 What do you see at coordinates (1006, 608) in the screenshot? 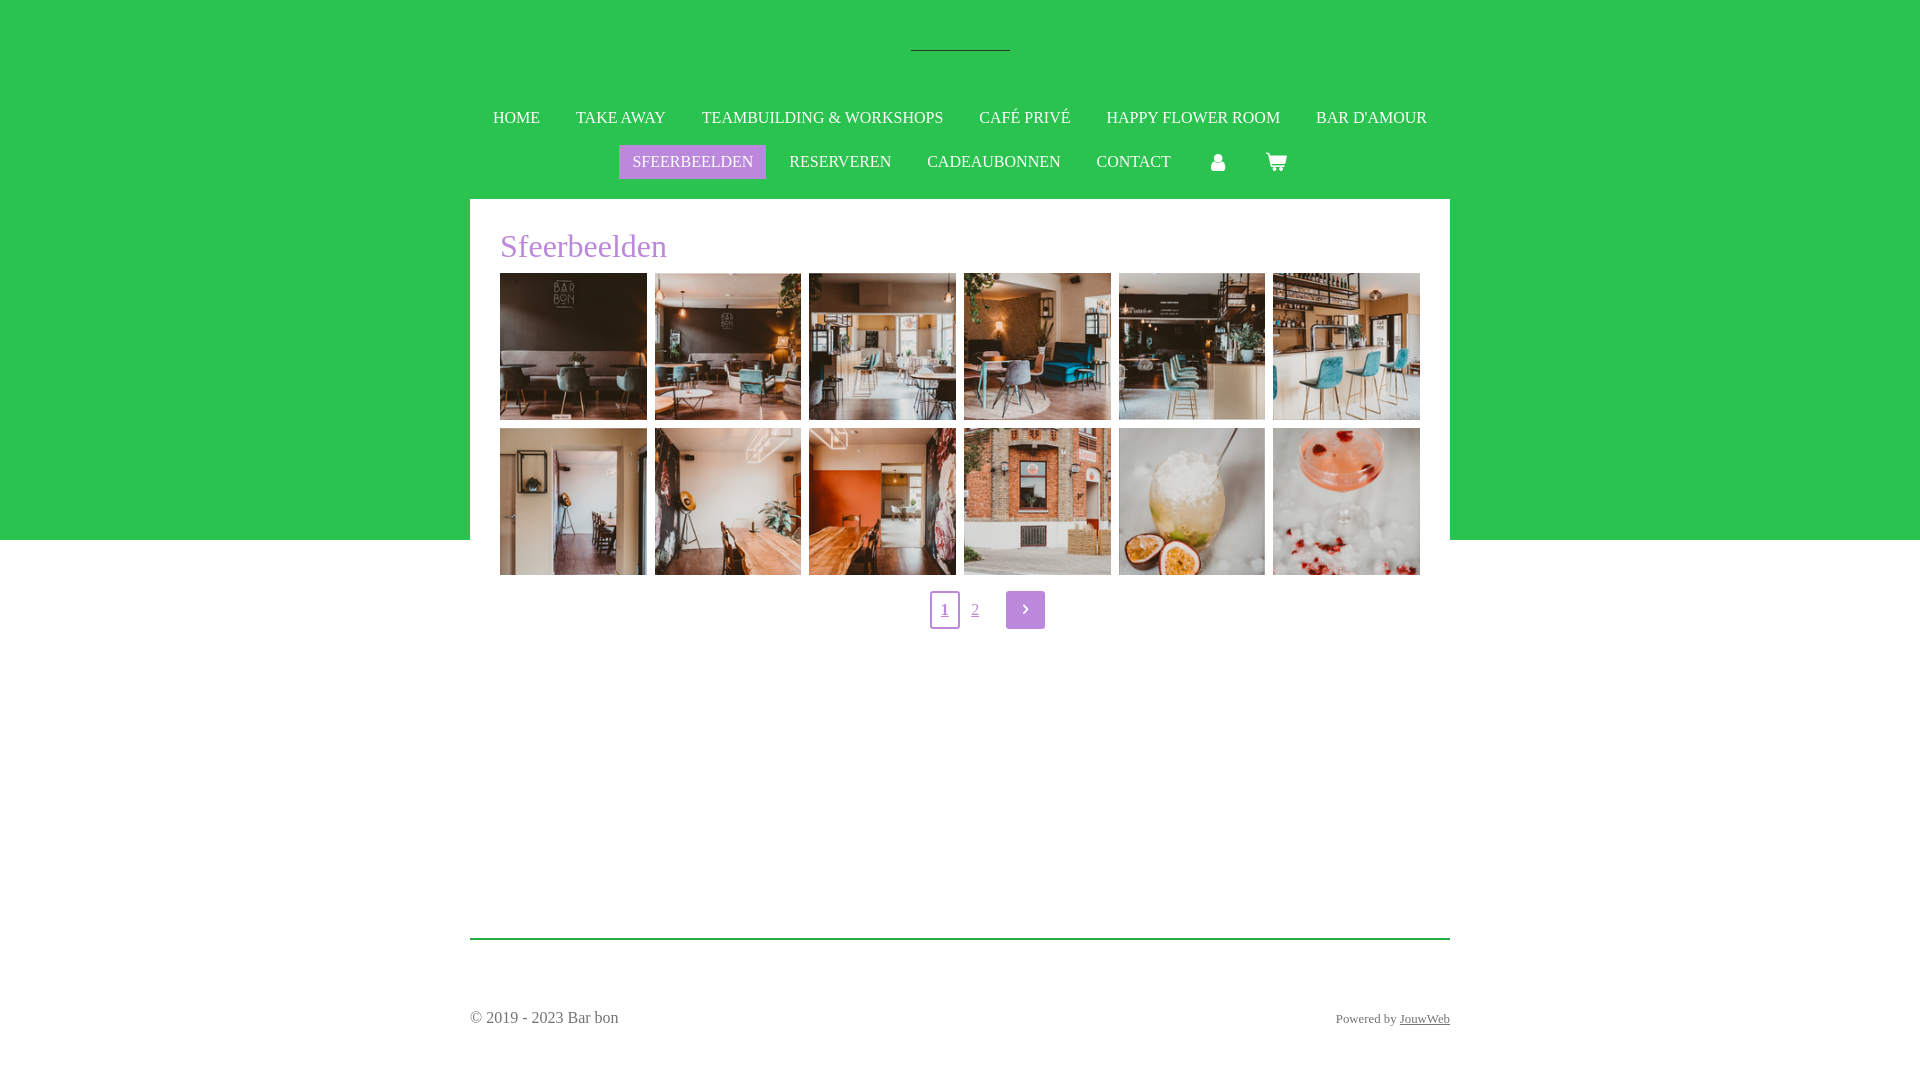
I see `'Volgende pagina'` at bounding box center [1006, 608].